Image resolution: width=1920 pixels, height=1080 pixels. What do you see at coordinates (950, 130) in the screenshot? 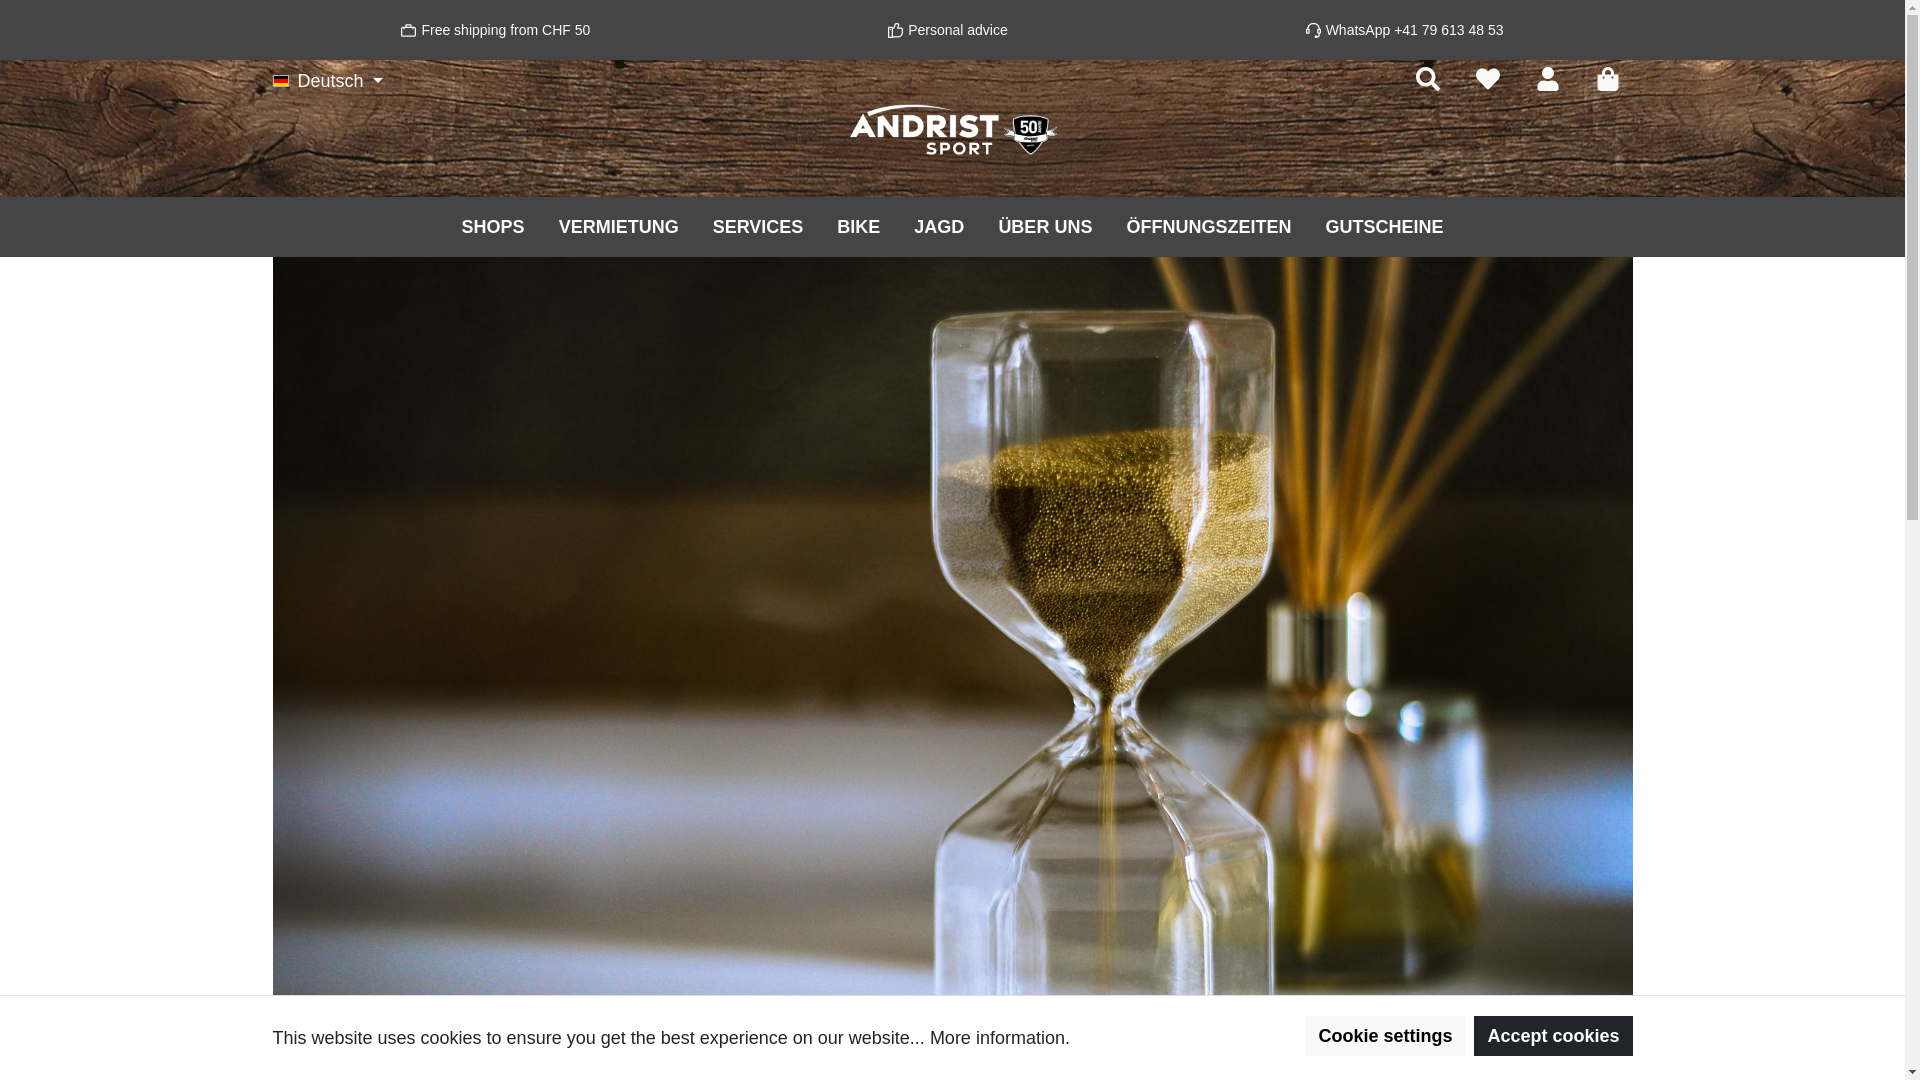
I see `'Go to homepage'` at bounding box center [950, 130].